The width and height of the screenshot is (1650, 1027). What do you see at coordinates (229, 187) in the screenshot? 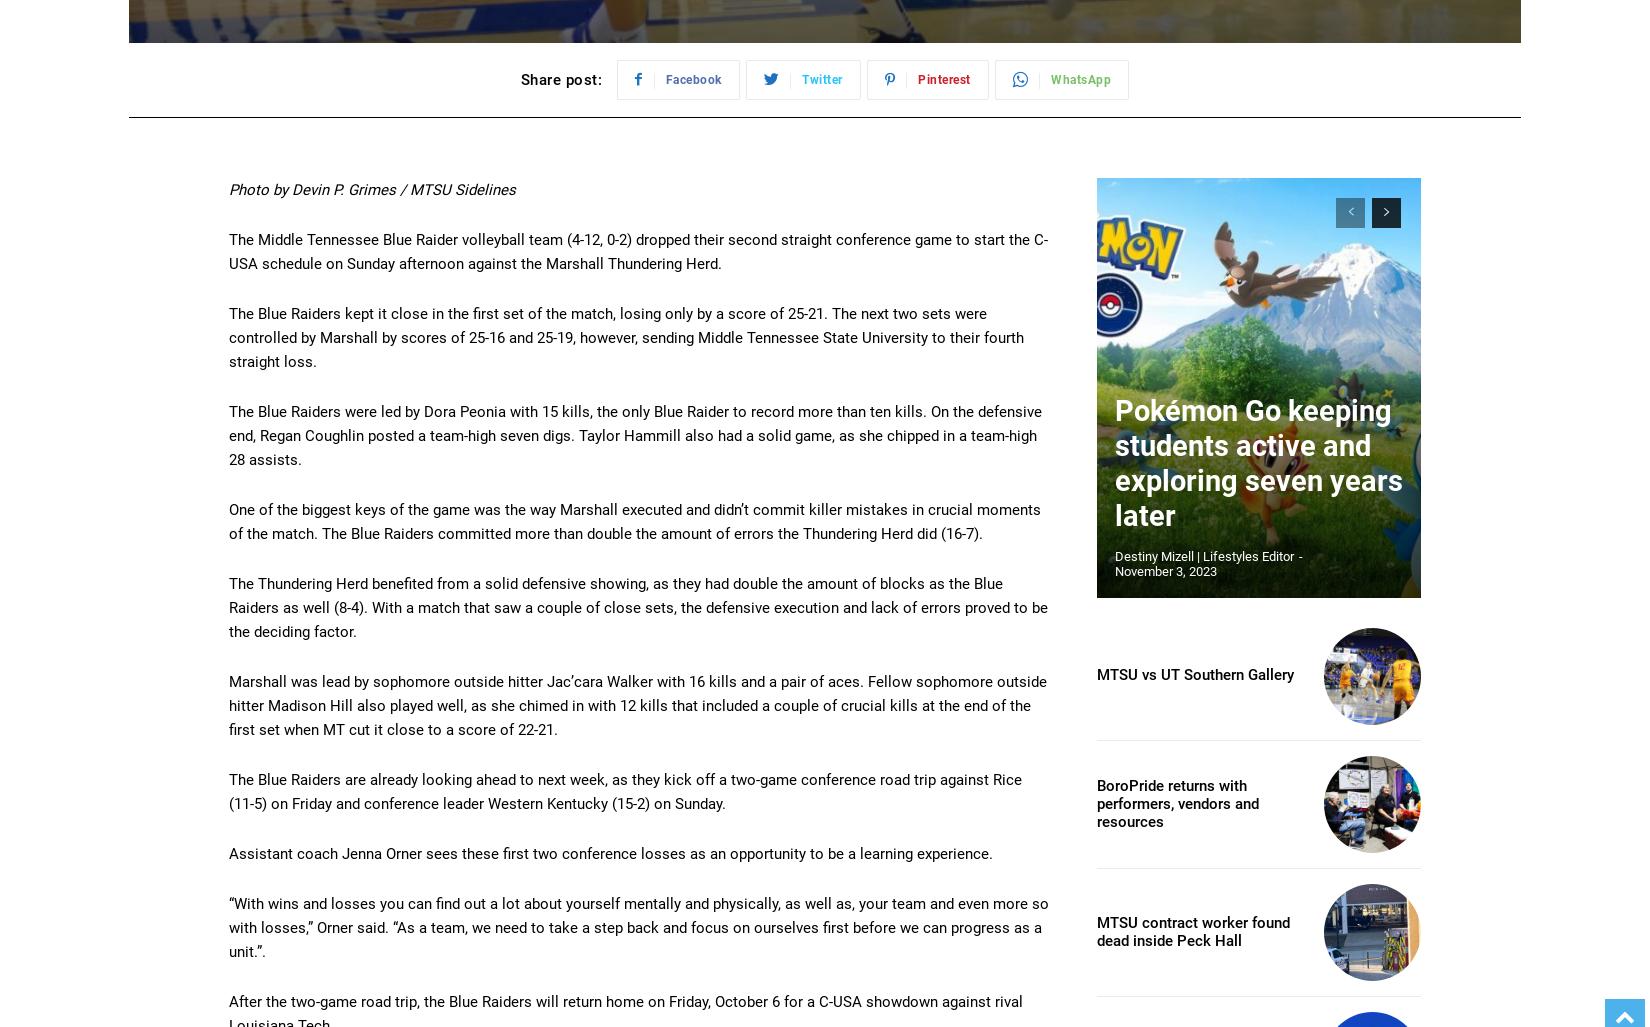
I see `'Photo by Devin P. Grimes / MTSU Sidelines'` at bounding box center [229, 187].